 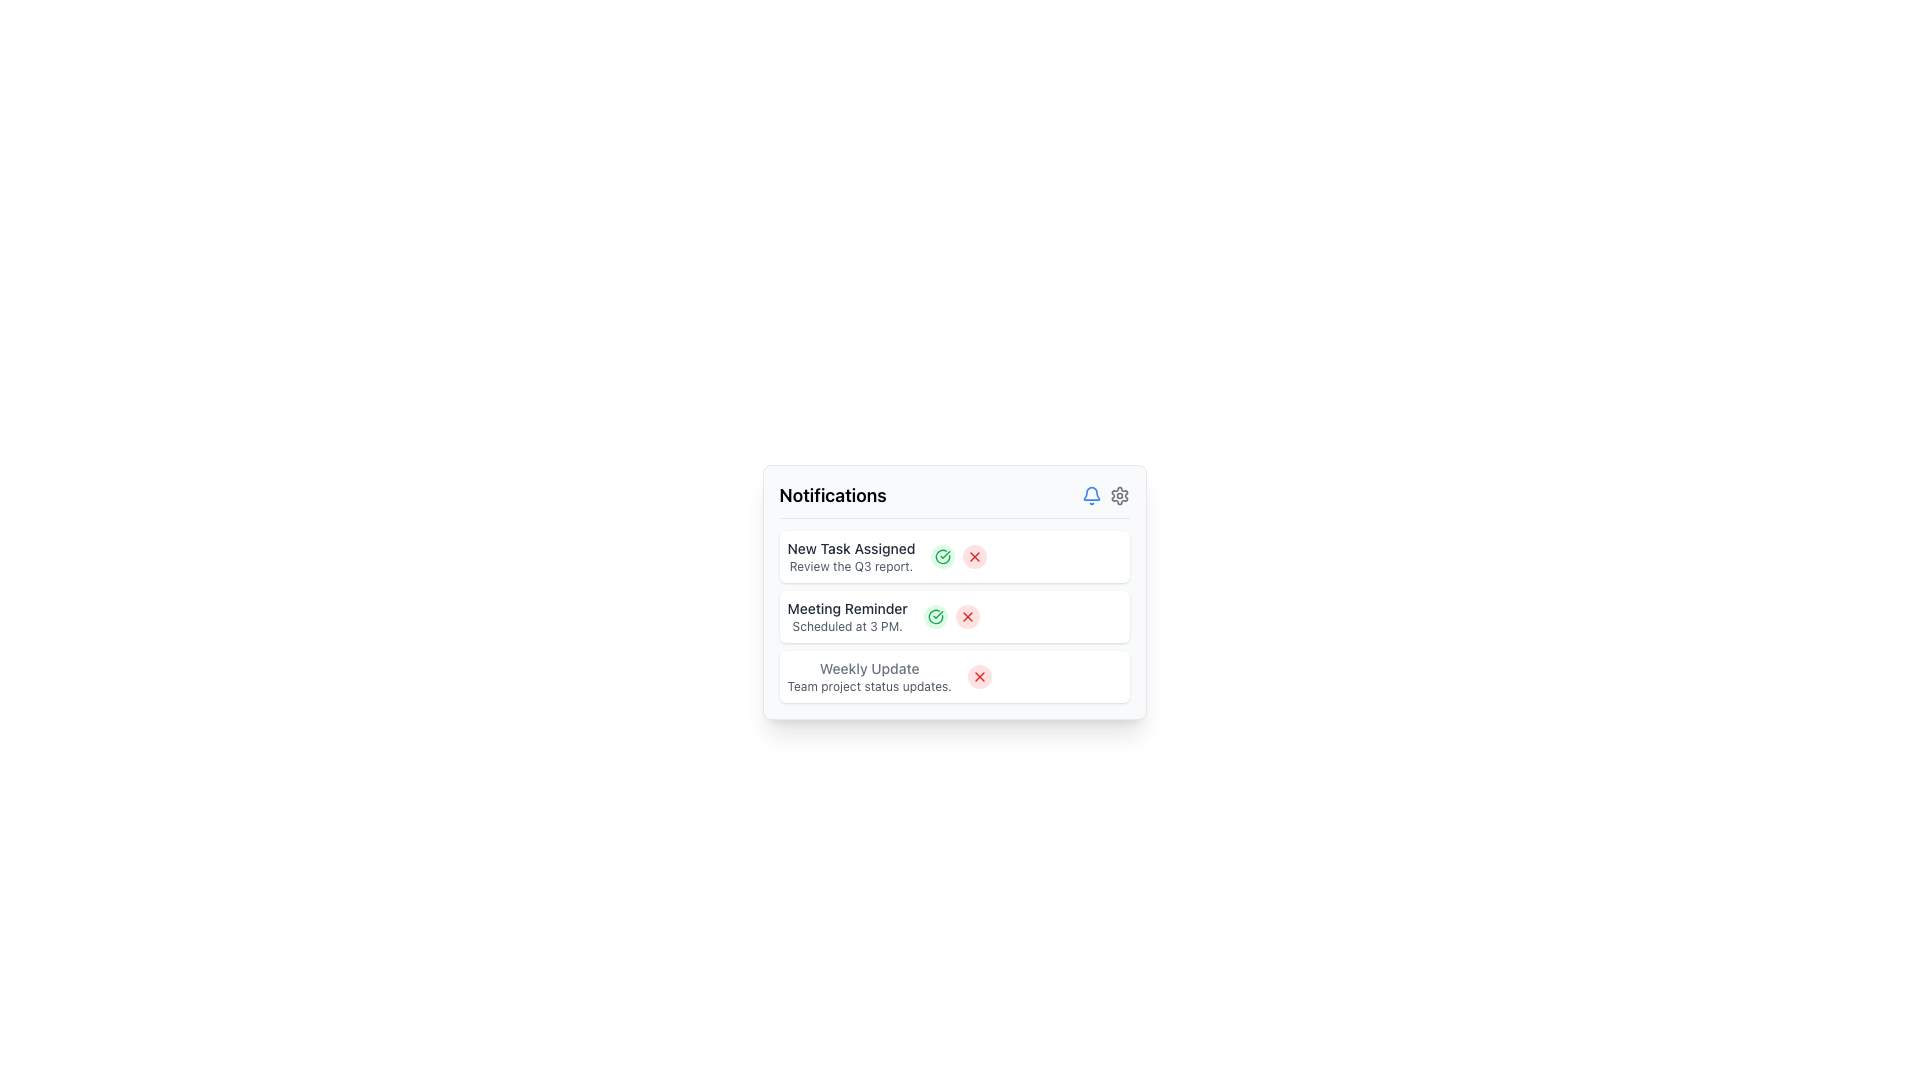 What do you see at coordinates (1118, 495) in the screenshot?
I see `the settings button, represented by a cogwheel icon located in the top-right corner of the notification panel` at bounding box center [1118, 495].